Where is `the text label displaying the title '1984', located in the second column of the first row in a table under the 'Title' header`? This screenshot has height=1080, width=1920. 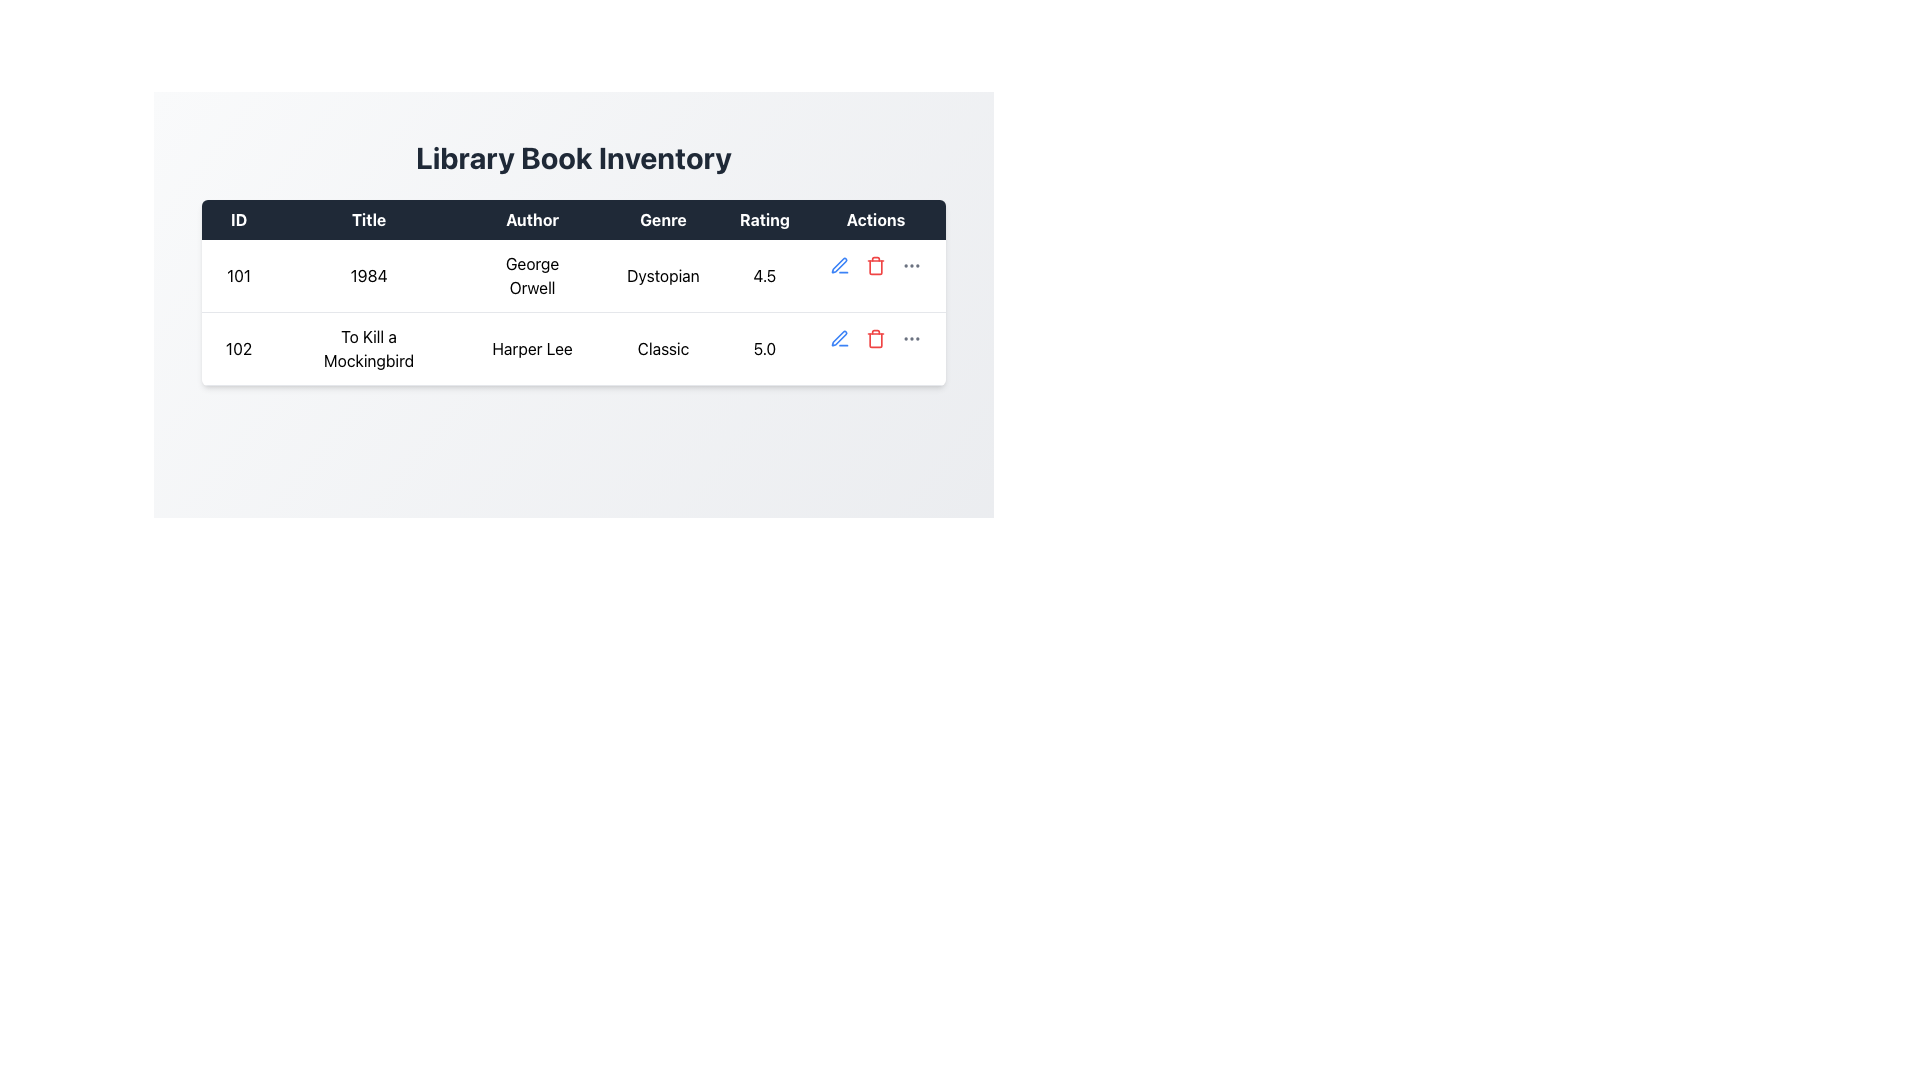 the text label displaying the title '1984', located in the second column of the first row in a table under the 'Title' header is located at coordinates (369, 276).